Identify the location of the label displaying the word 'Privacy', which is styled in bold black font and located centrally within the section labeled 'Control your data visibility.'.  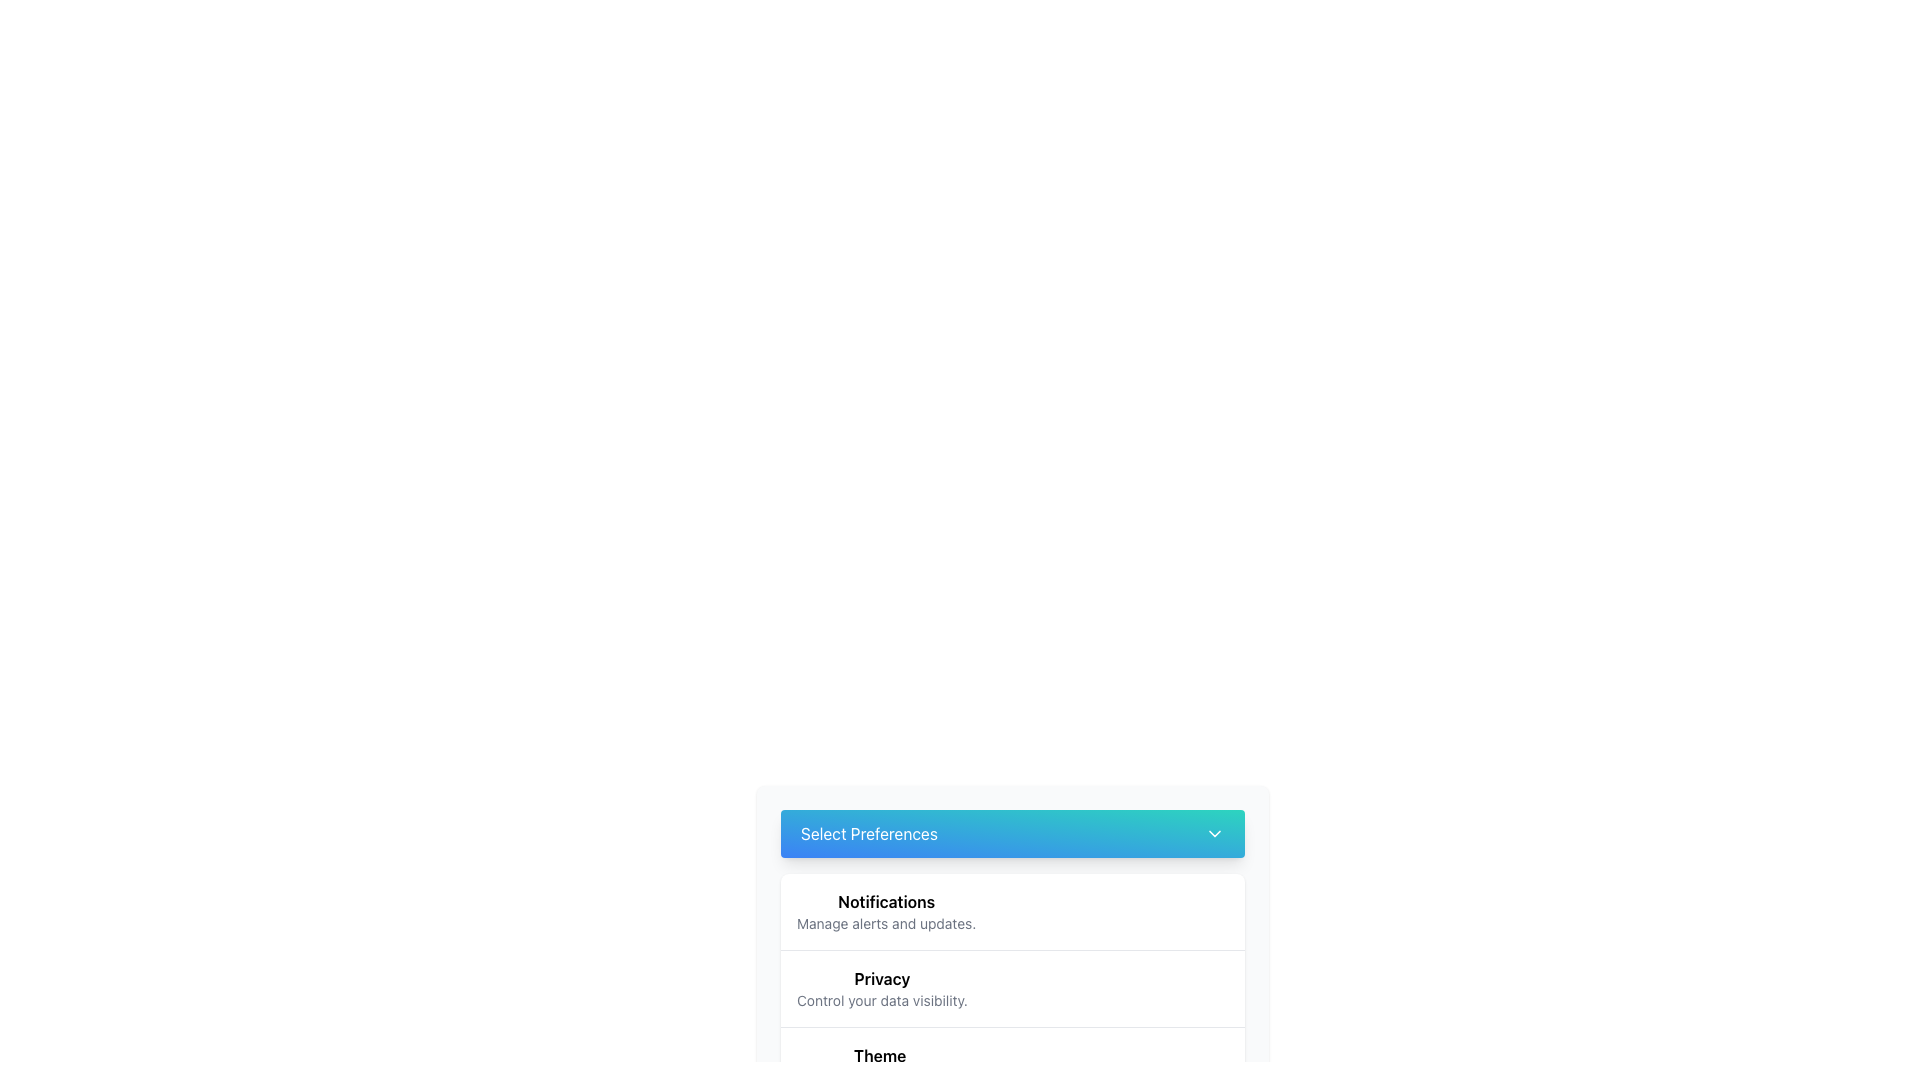
(881, 978).